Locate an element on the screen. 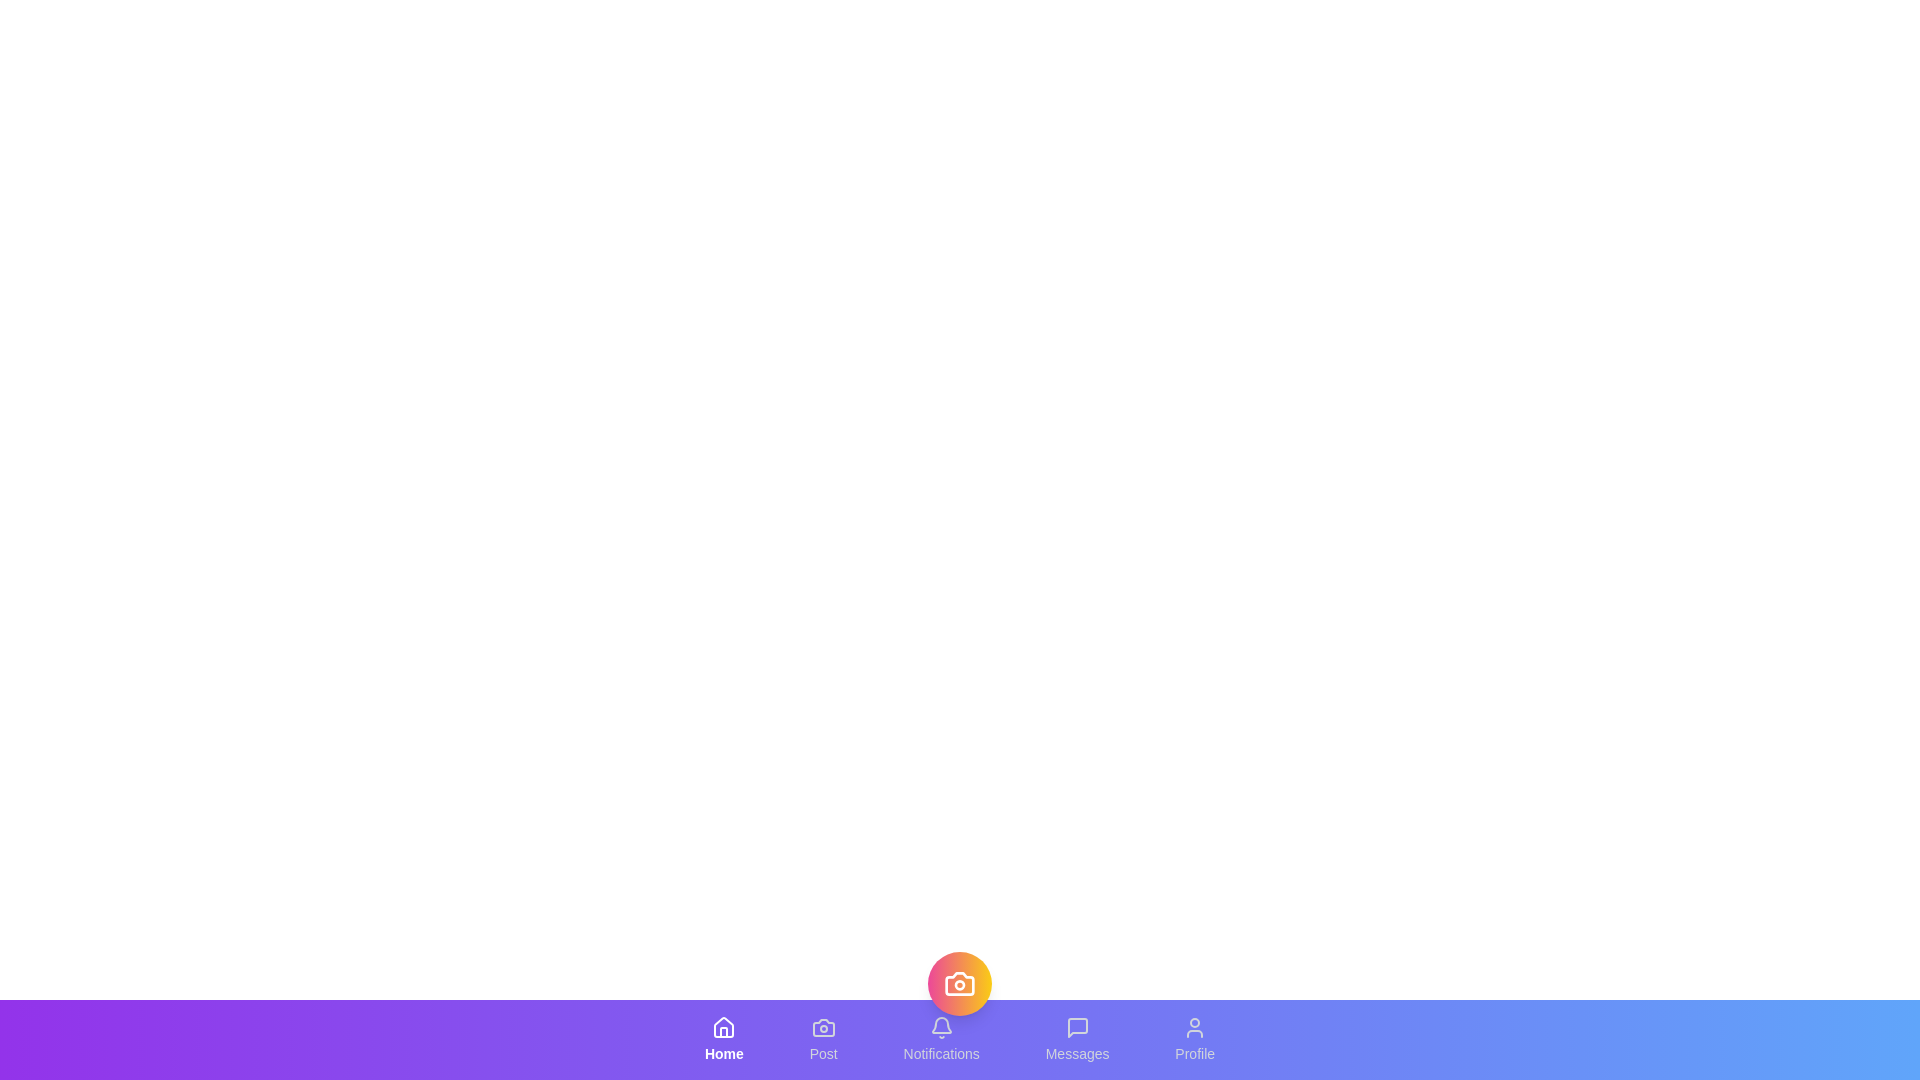  the Notifications tab to switch to its section is located at coordinates (940, 1039).